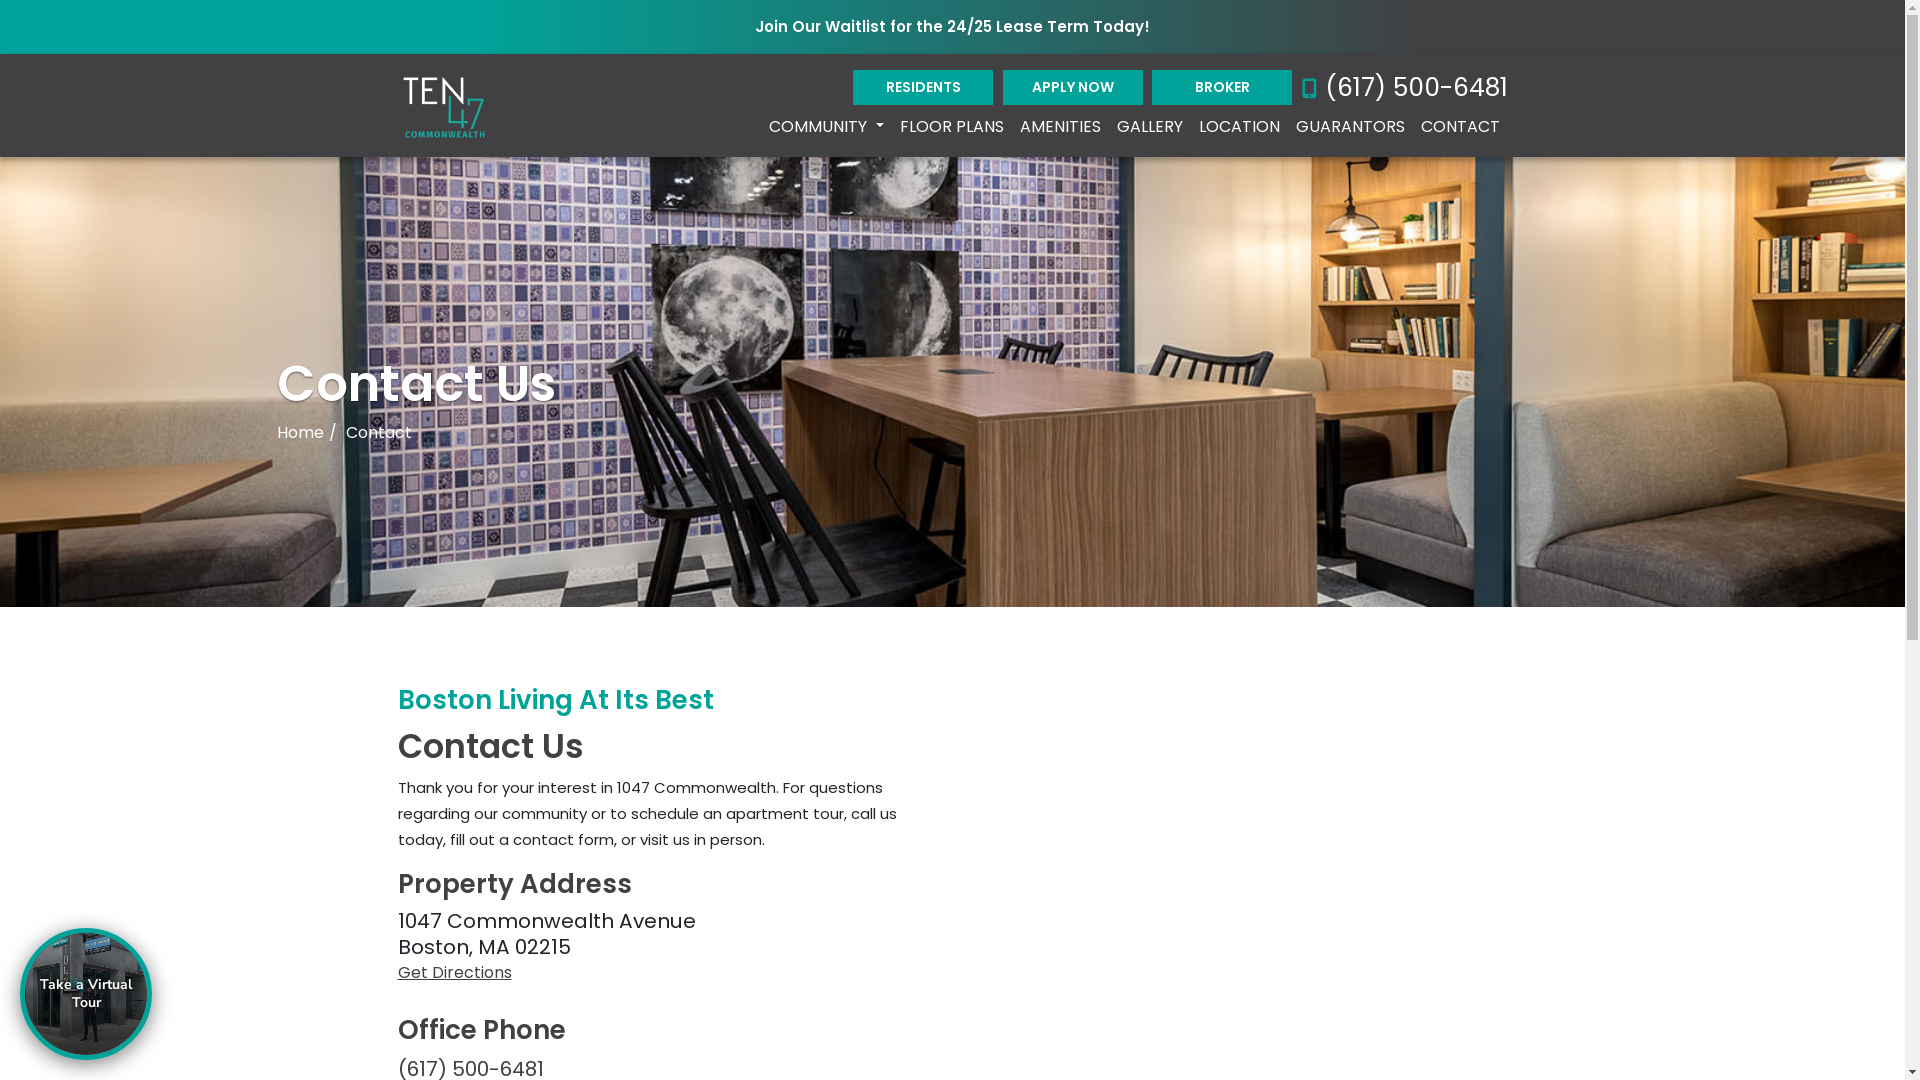  I want to click on 'COMMUNITY', so click(825, 126).